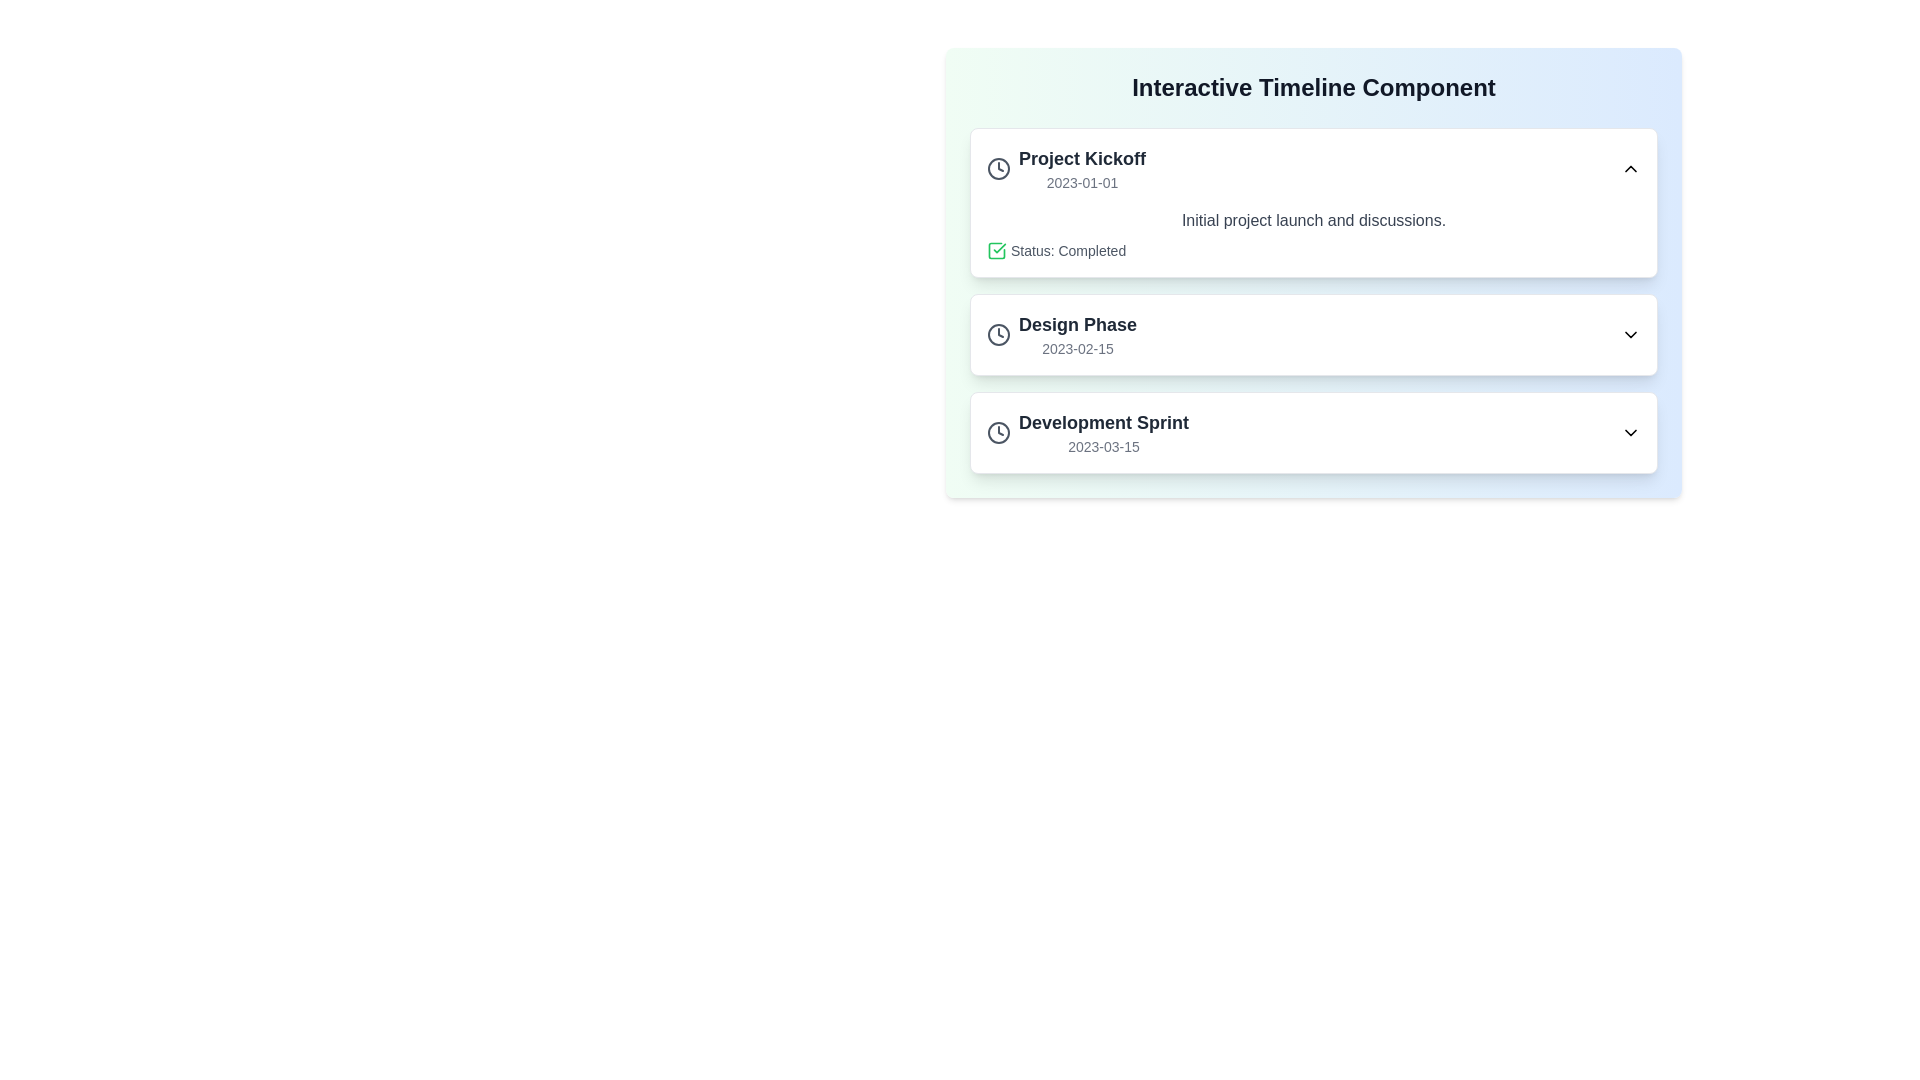  Describe the element at coordinates (1065, 168) in the screenshot. I see `the first Timeline Entry indicating the 'Project Kickoff' event` at that location.